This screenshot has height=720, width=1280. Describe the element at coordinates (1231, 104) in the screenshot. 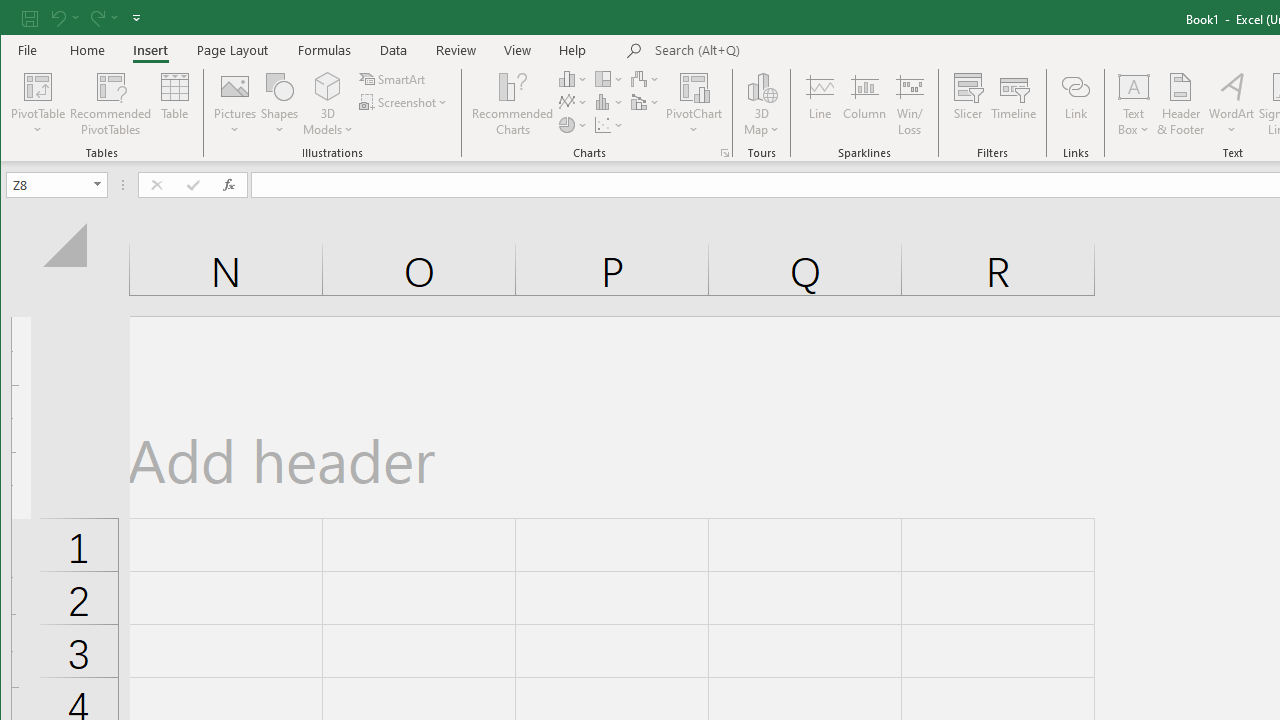

I see `'WordArt'` at that location.